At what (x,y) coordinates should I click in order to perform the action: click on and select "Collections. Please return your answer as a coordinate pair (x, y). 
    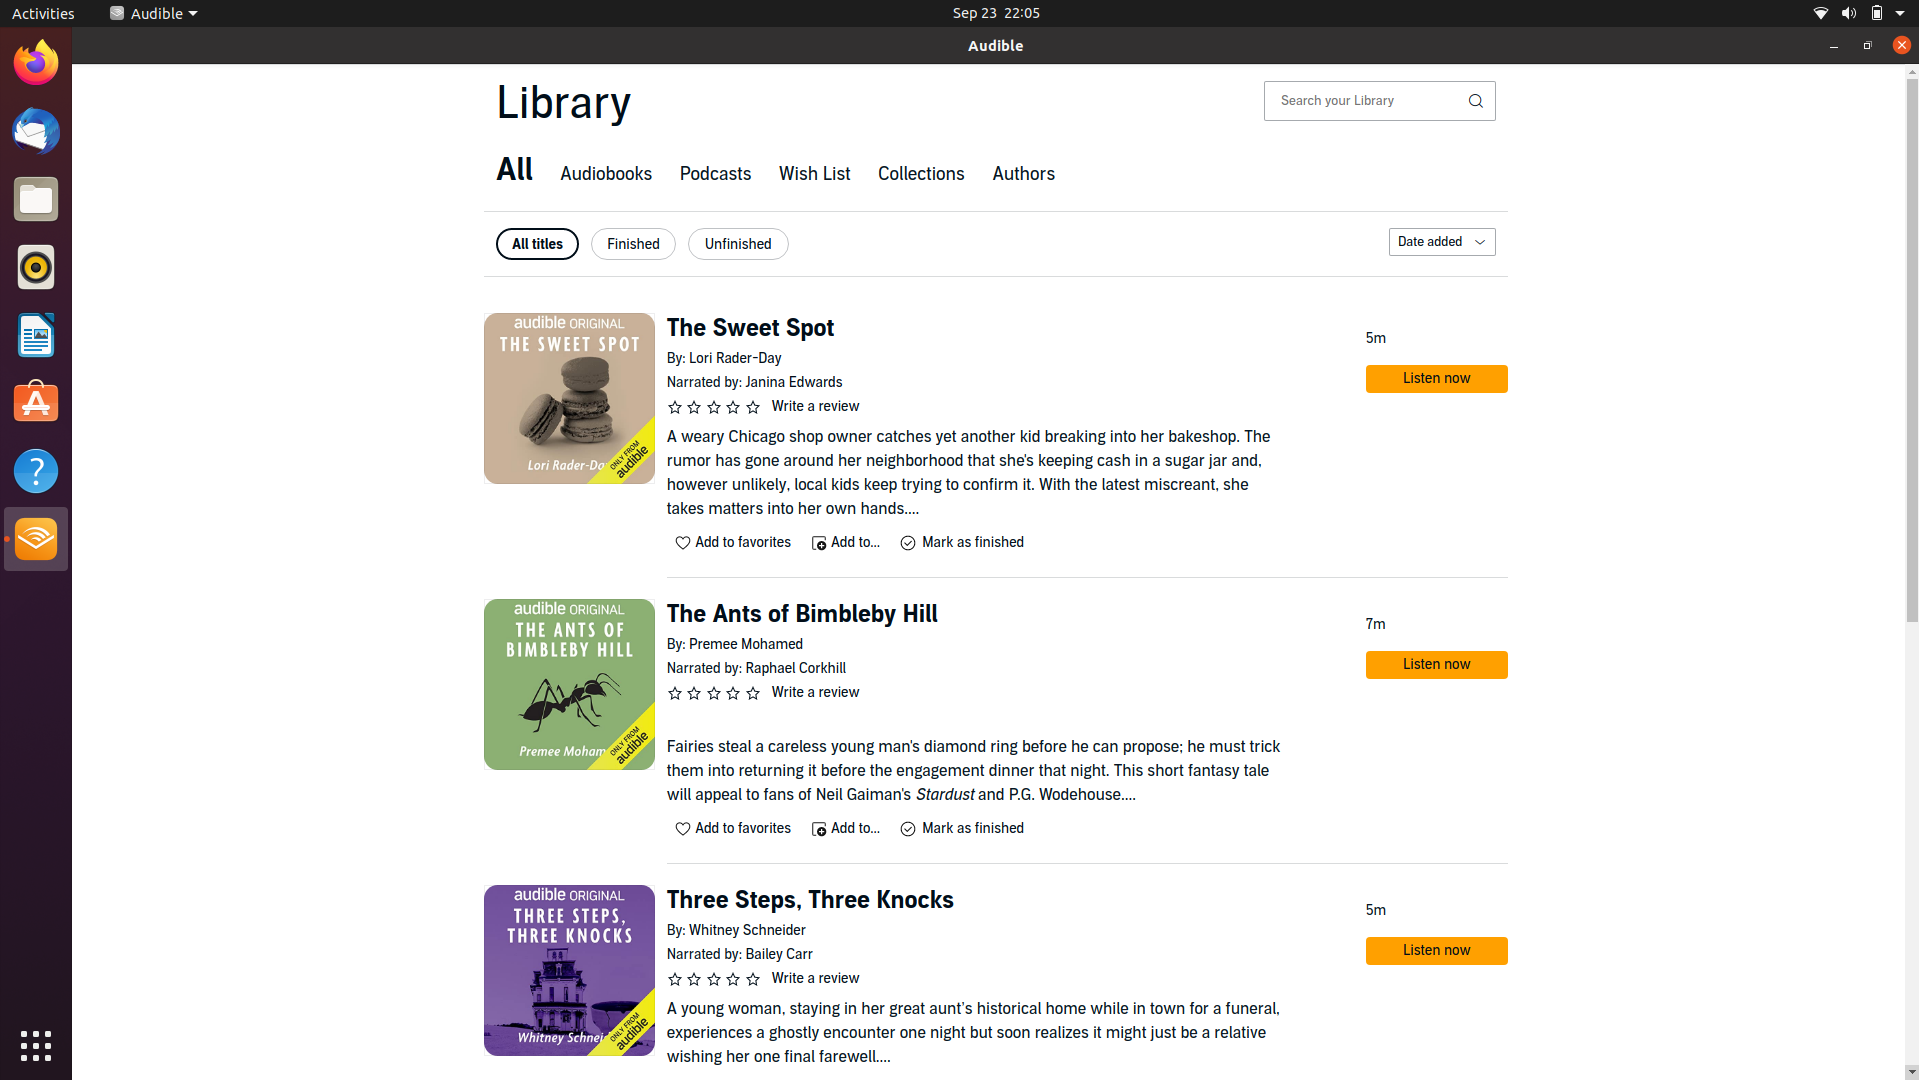
    Looking at the image, I should click on (919, 175).